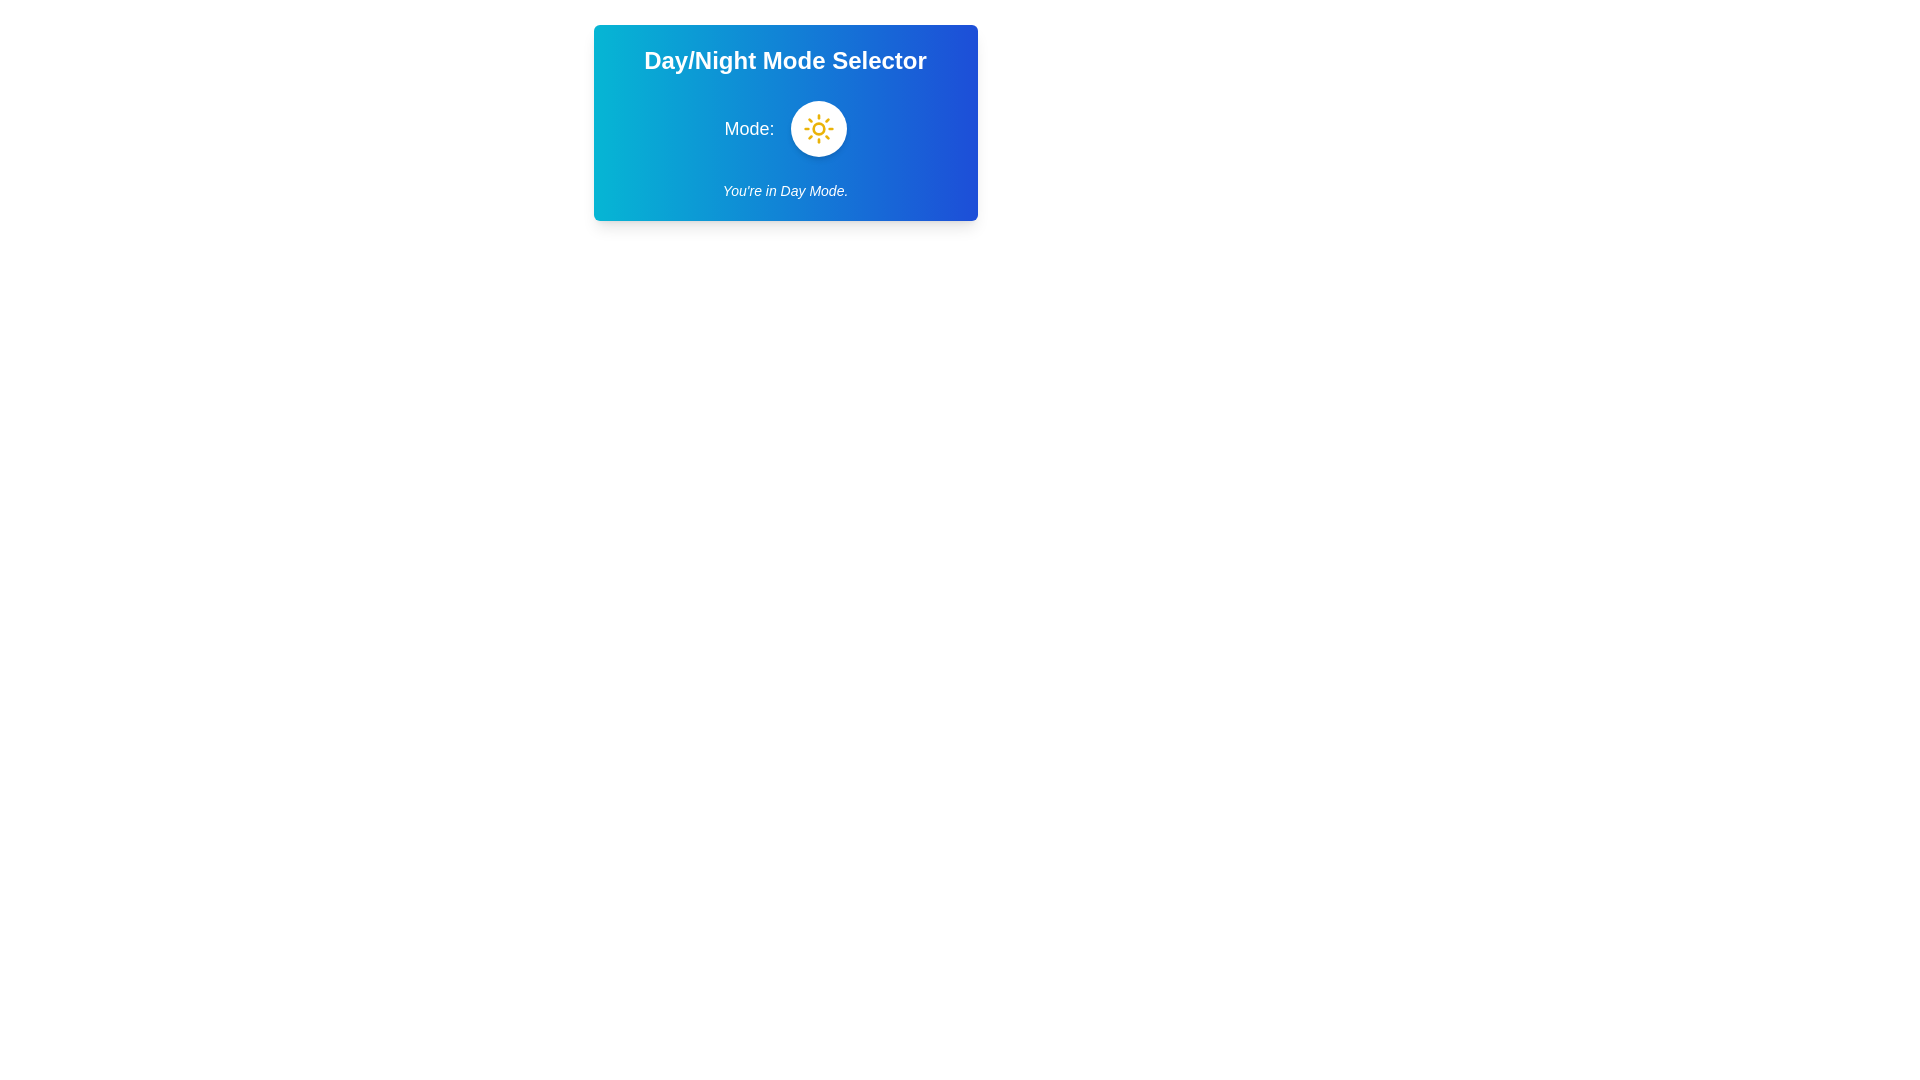 Image resolution: width=1920 pixels, height=1080 pixels. Describe the element at coordinates (818, 128) in the screenshot. I see `Day/Night toggle button to switch modes` at that location.